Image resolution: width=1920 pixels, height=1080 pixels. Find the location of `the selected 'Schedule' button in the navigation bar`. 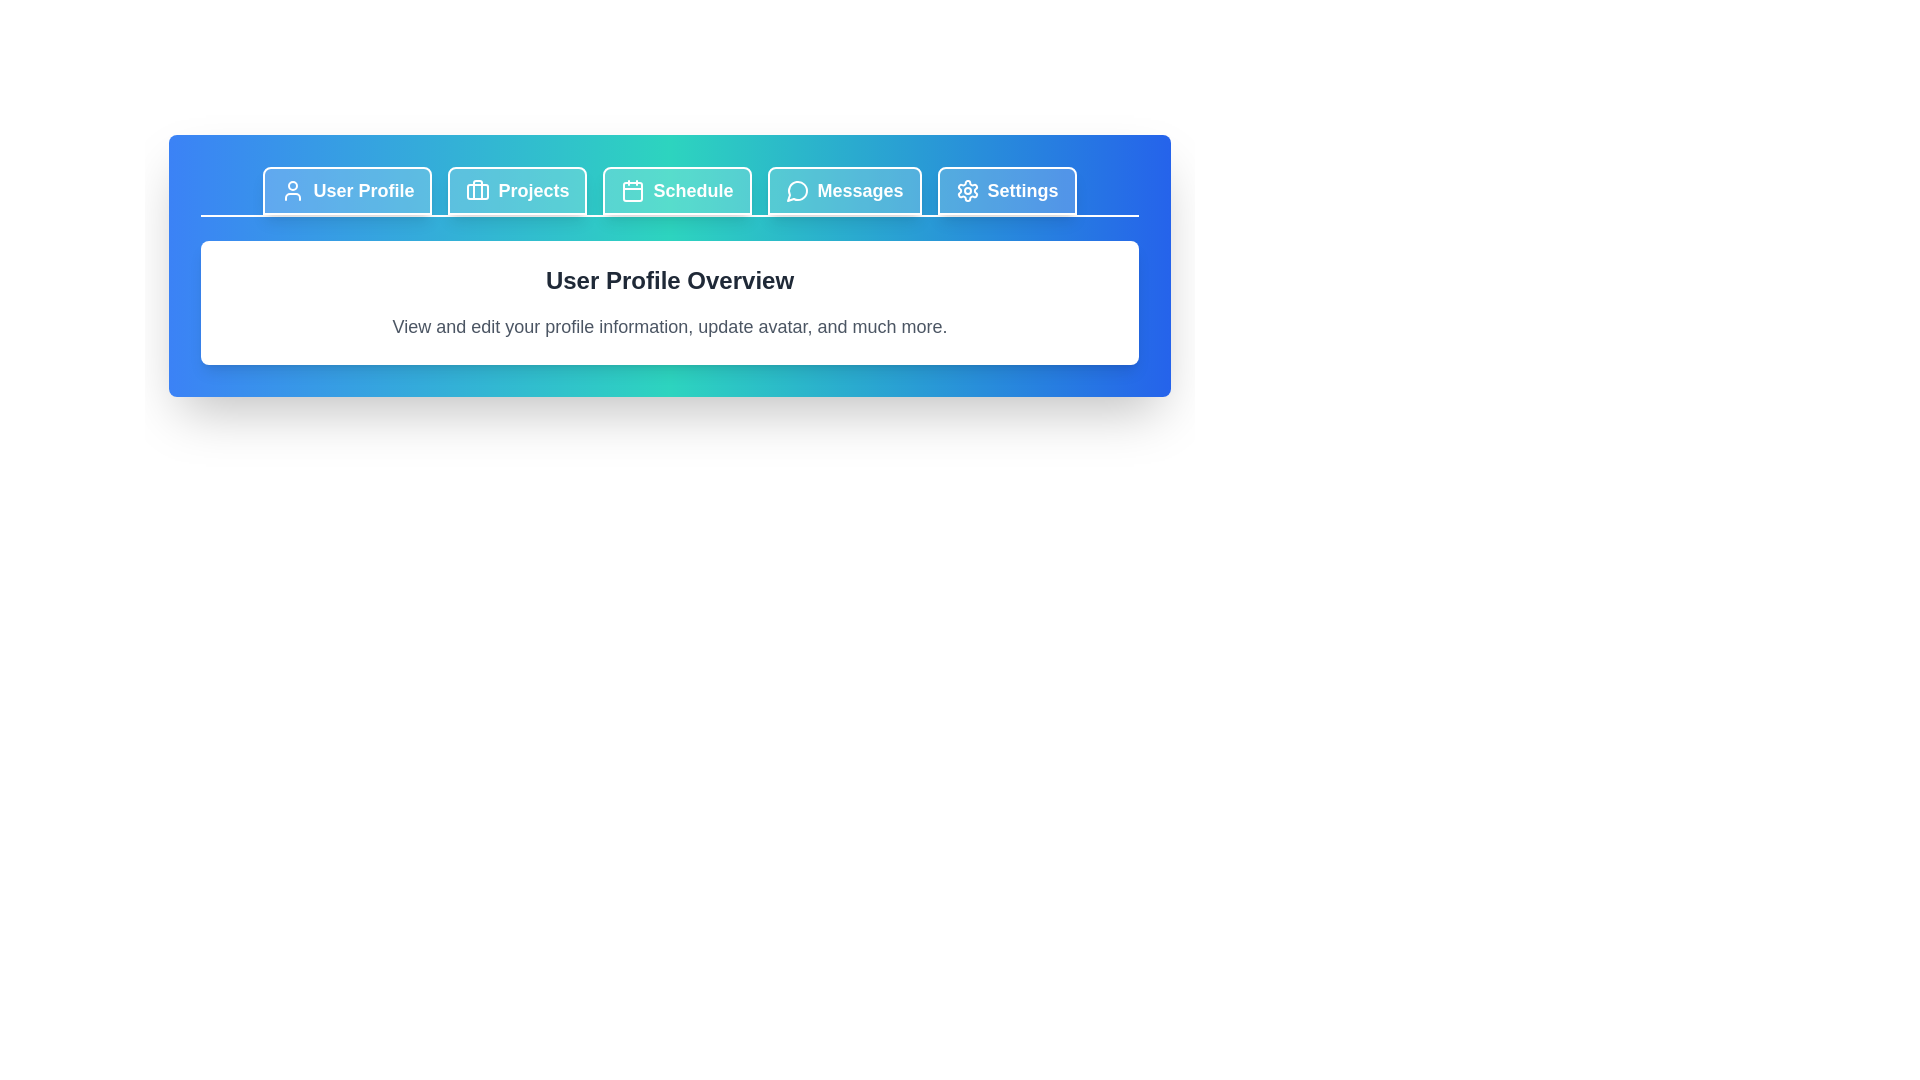

the selected 'Schedule' button in the navigation bar is located at coordinates (677, 191).